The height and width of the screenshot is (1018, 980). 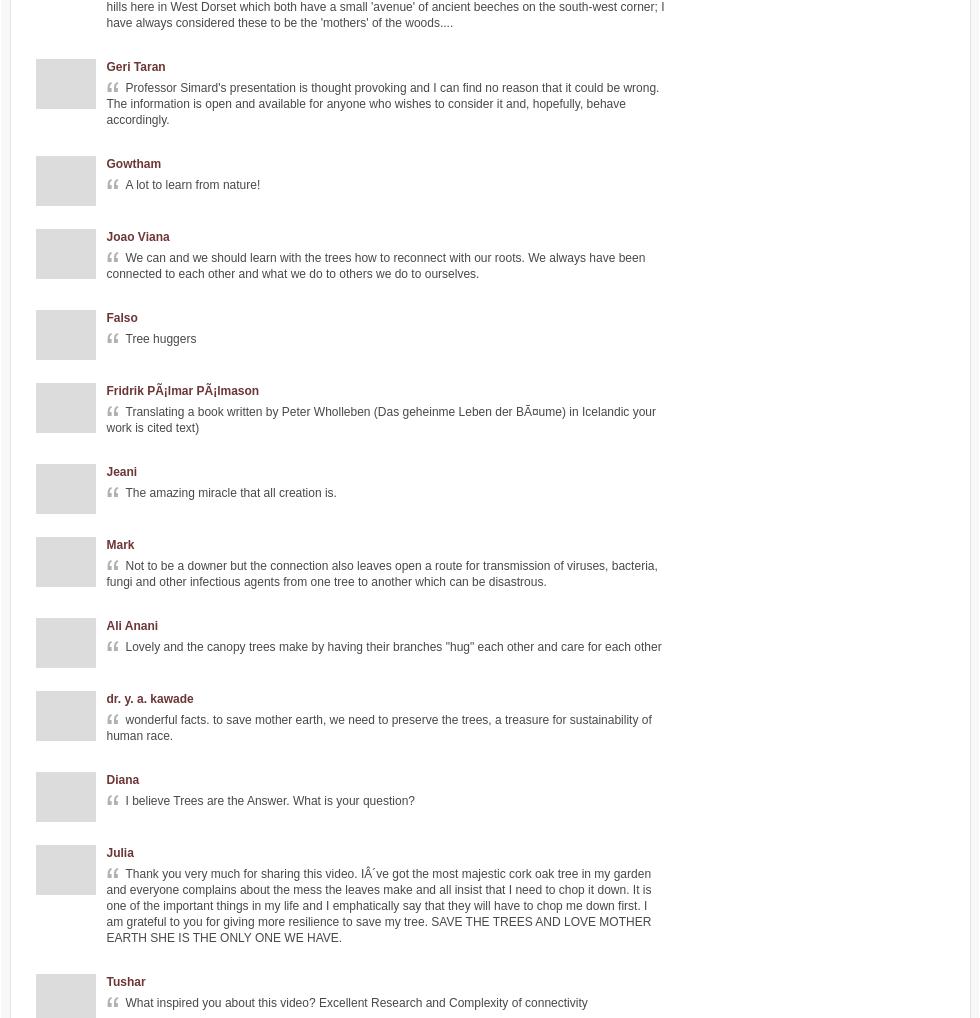 I want to click on 'Geri Taran', so click(x=106, y=66).